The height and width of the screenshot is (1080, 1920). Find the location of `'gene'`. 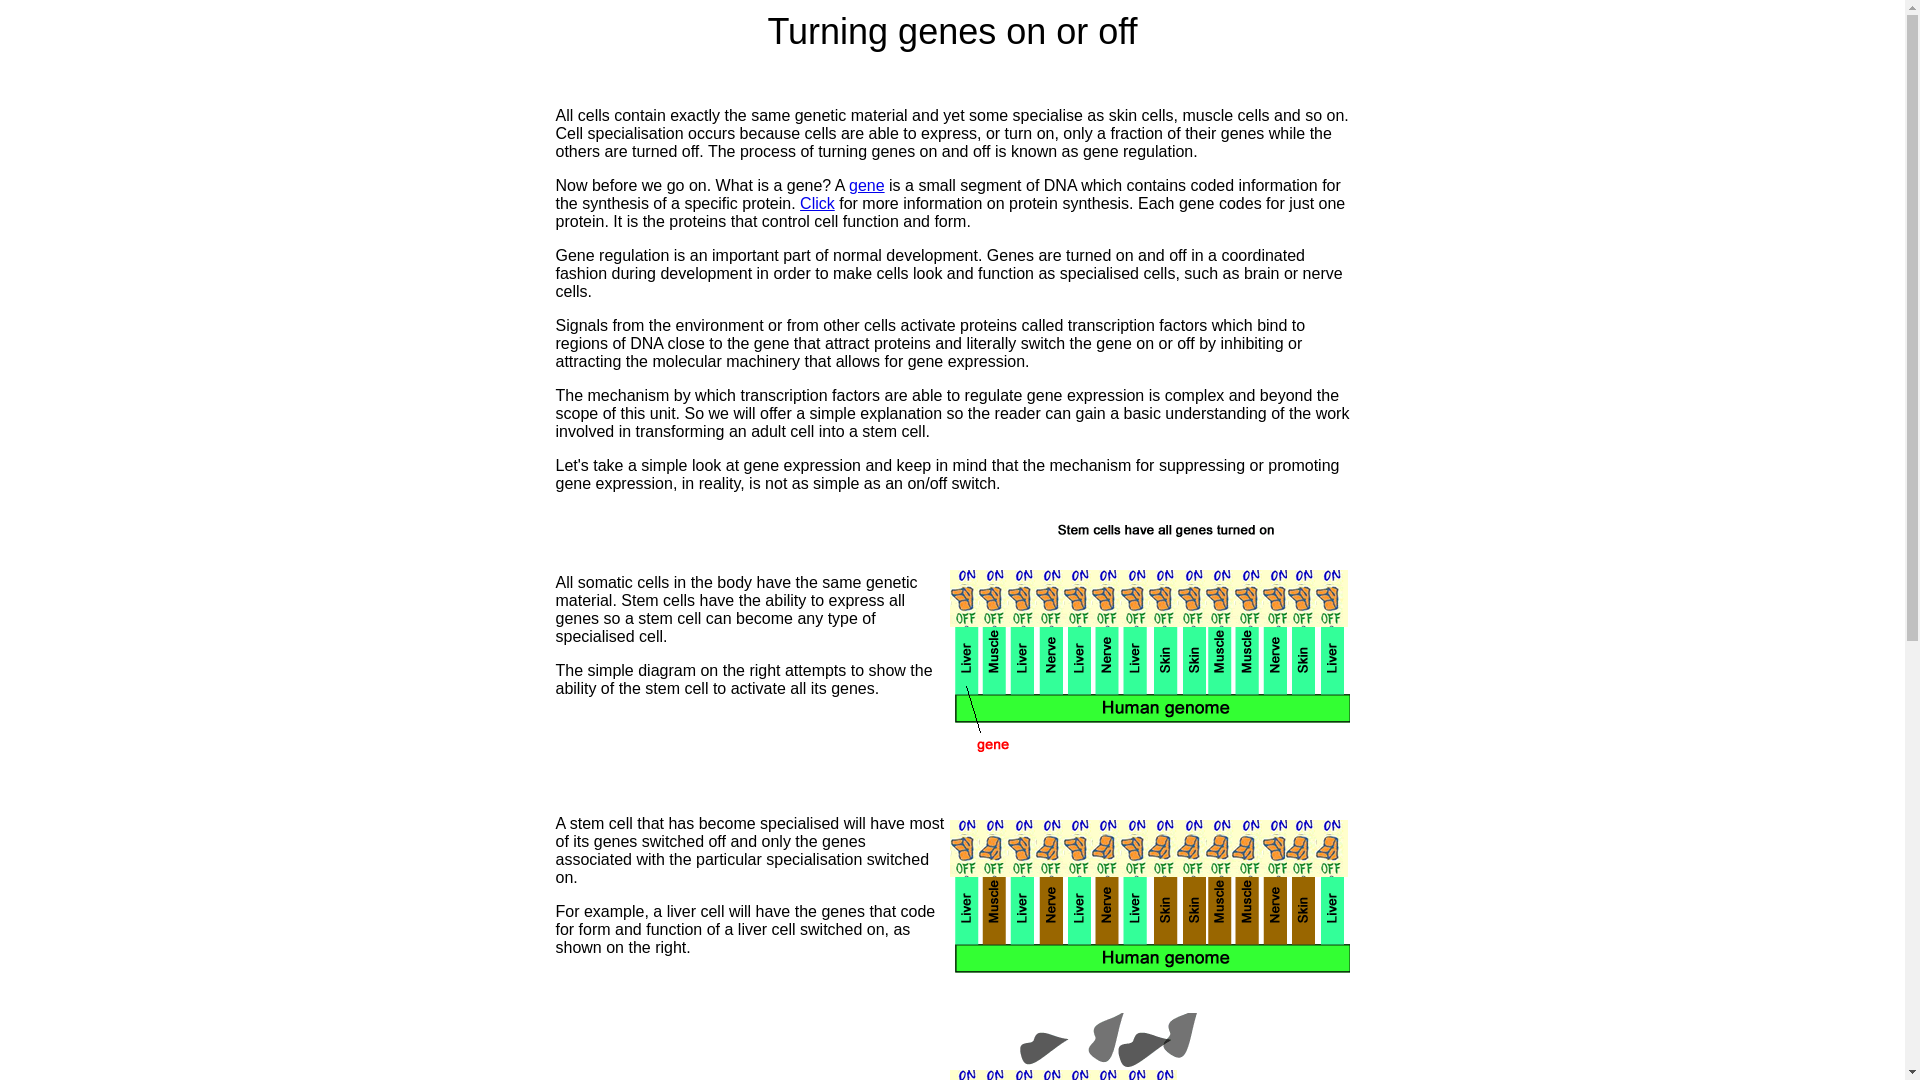

'gene' is located at coordinates (867, 185).